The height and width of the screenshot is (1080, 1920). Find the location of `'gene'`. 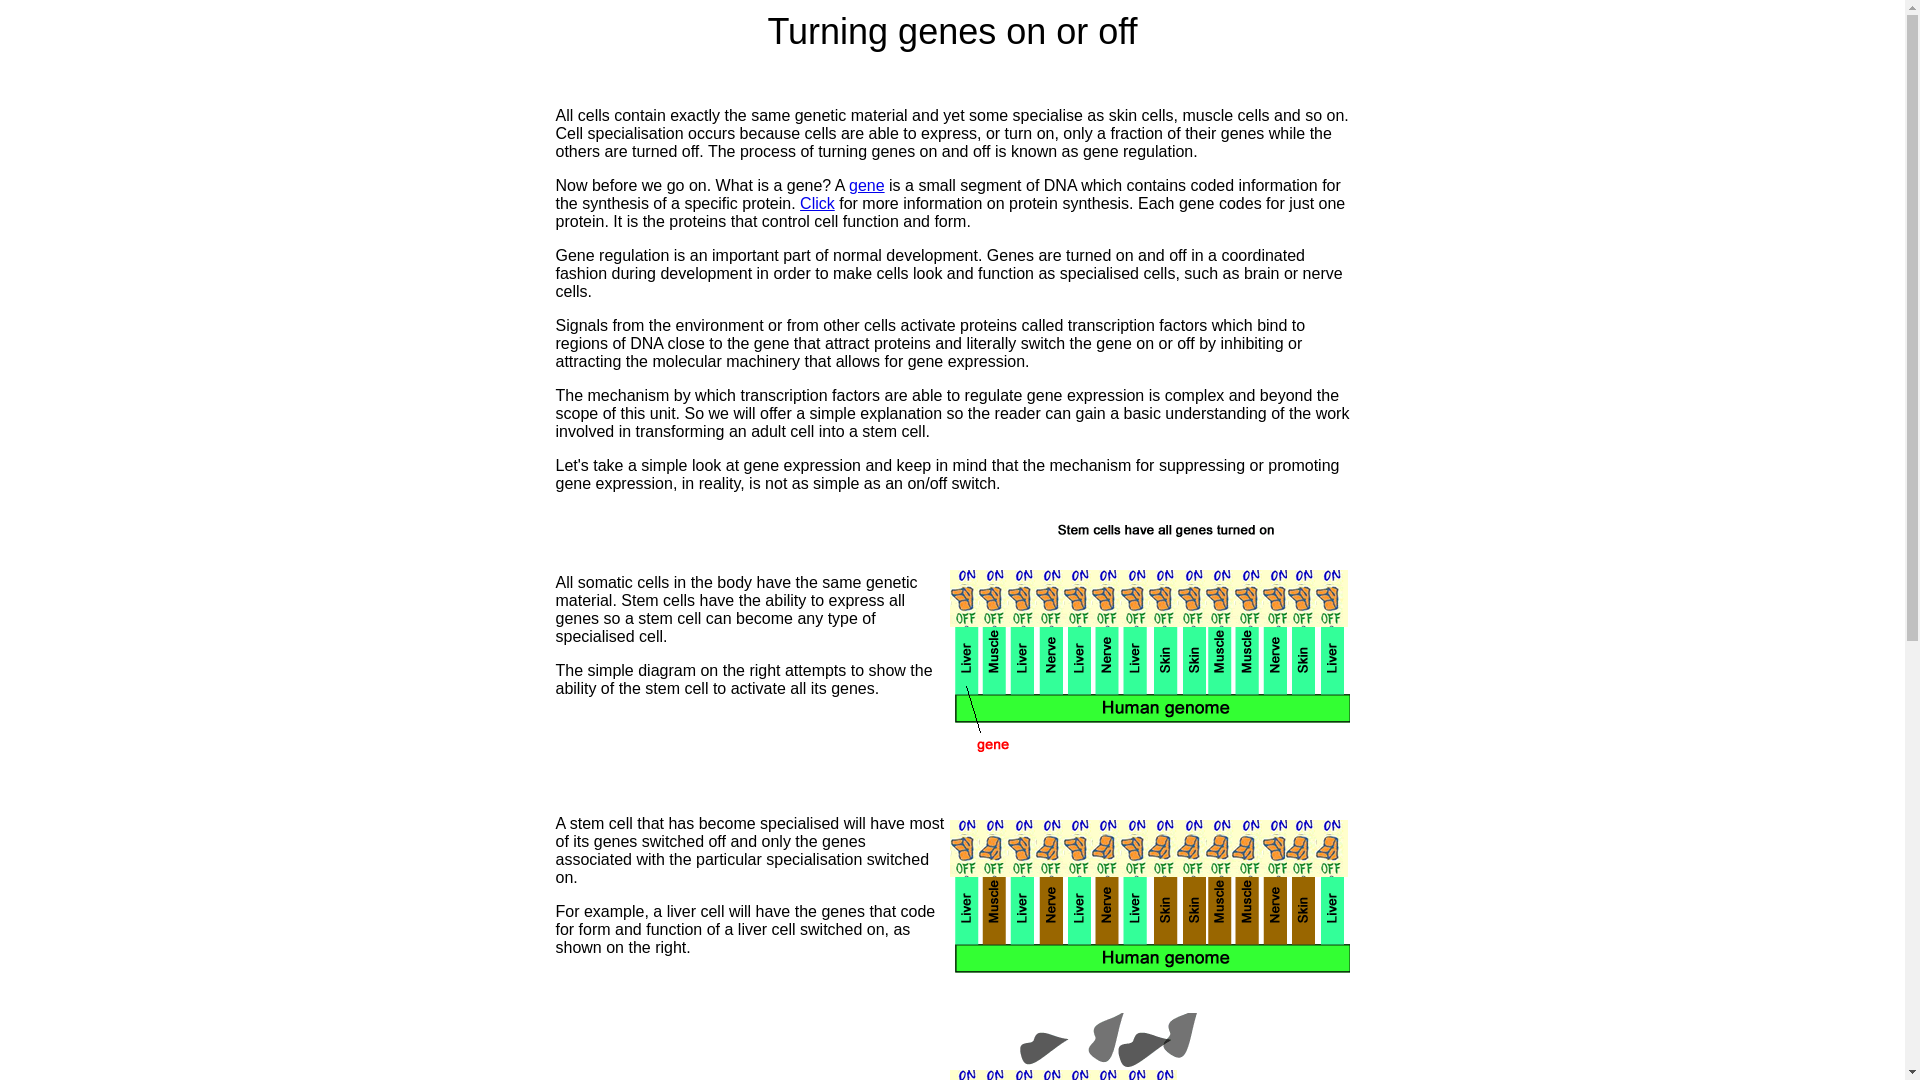

'gene' is located at coordinates (867, 185).